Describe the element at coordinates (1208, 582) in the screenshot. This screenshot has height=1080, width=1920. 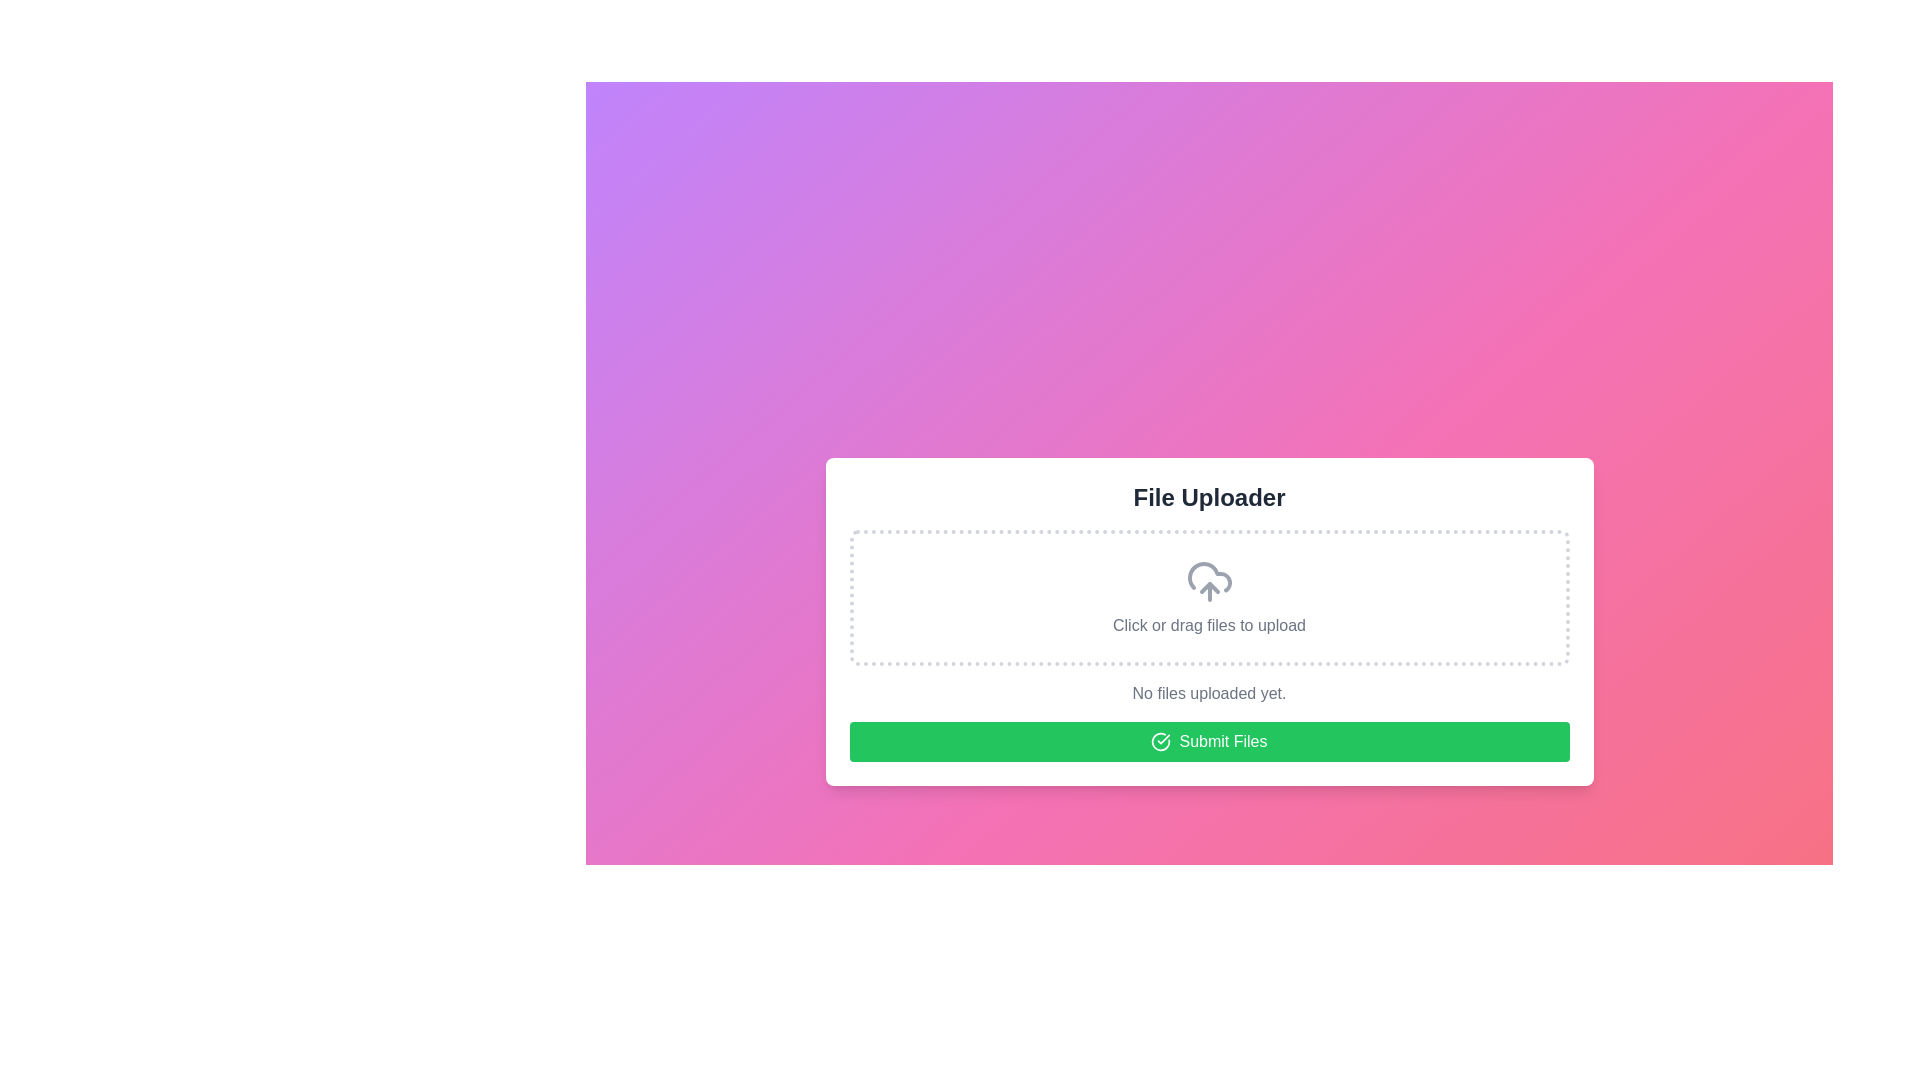
I see `the upload icon located in the 'File Uploader' section, which is visually represented by a dashed rectangle above the instruction 'Click or drag files to upload.'` at that location.